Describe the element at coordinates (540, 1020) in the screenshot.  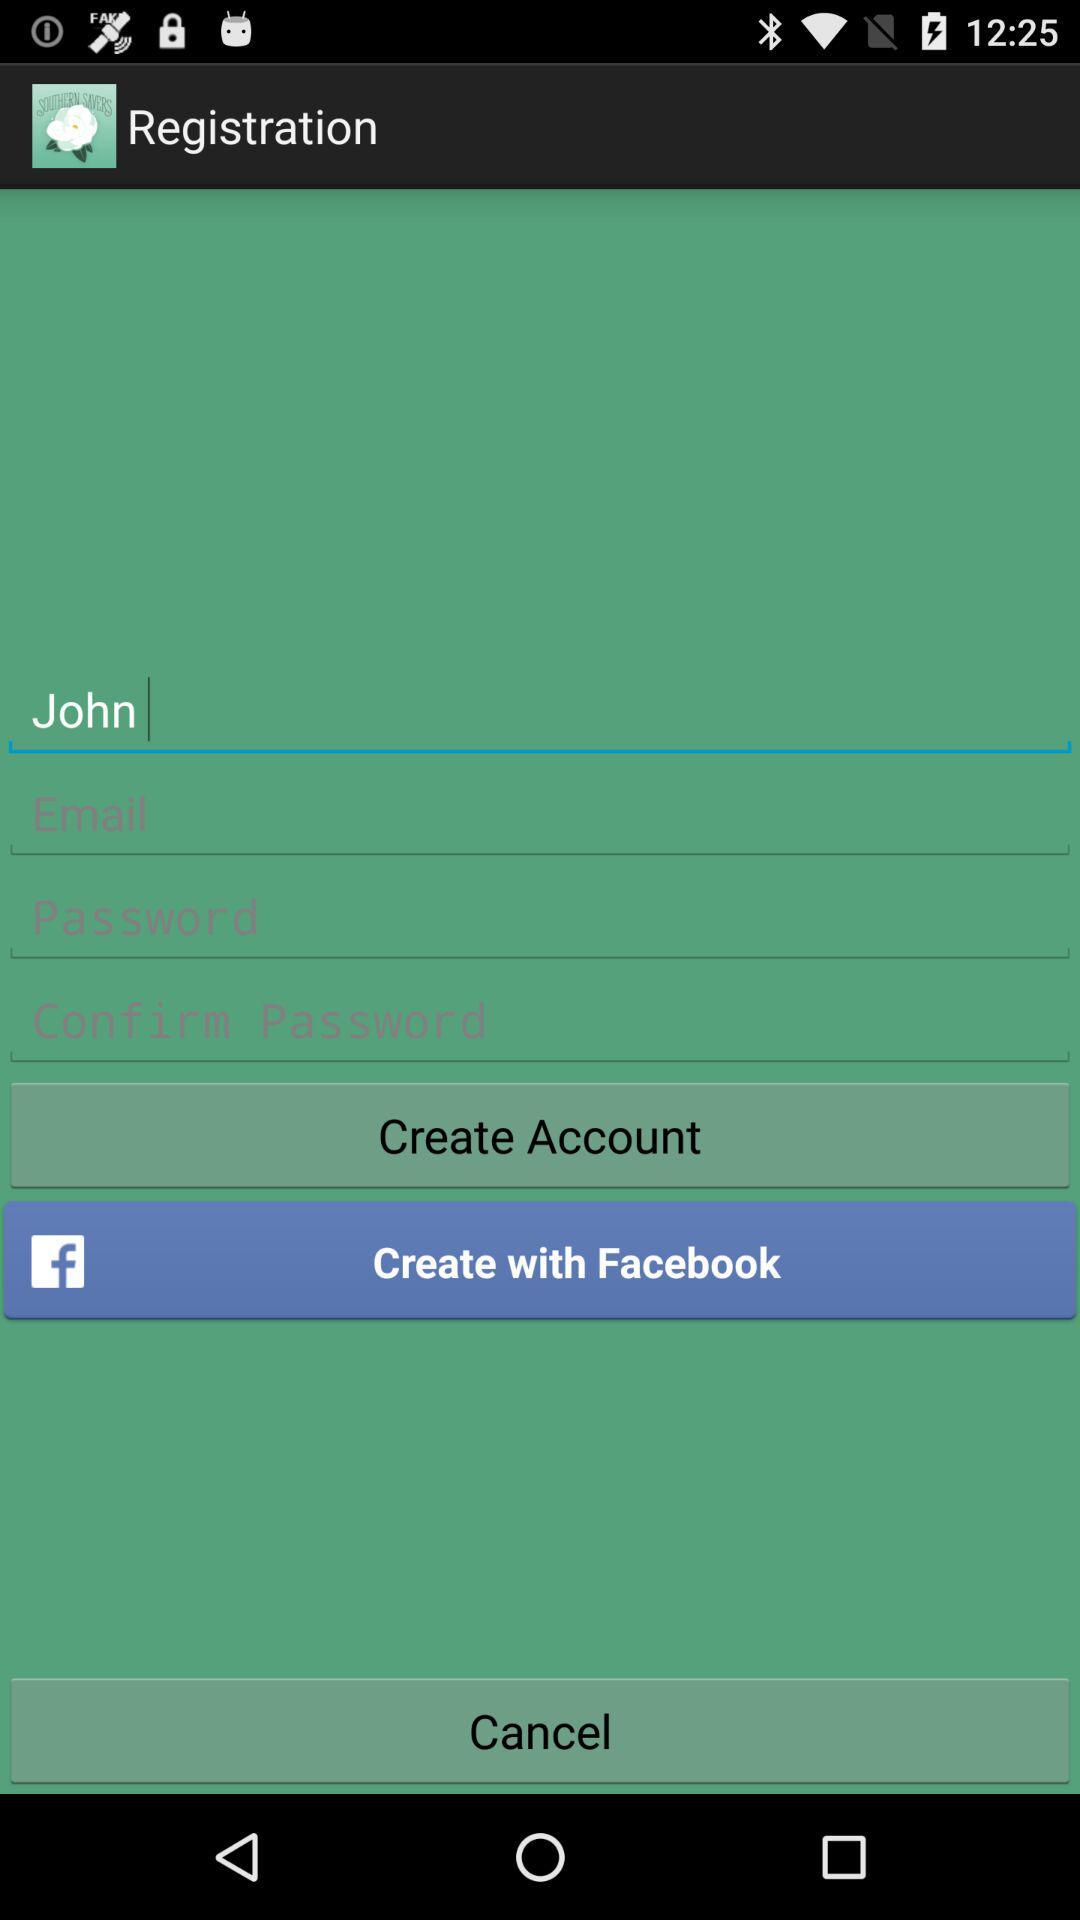
I see `confirm password` at that location.